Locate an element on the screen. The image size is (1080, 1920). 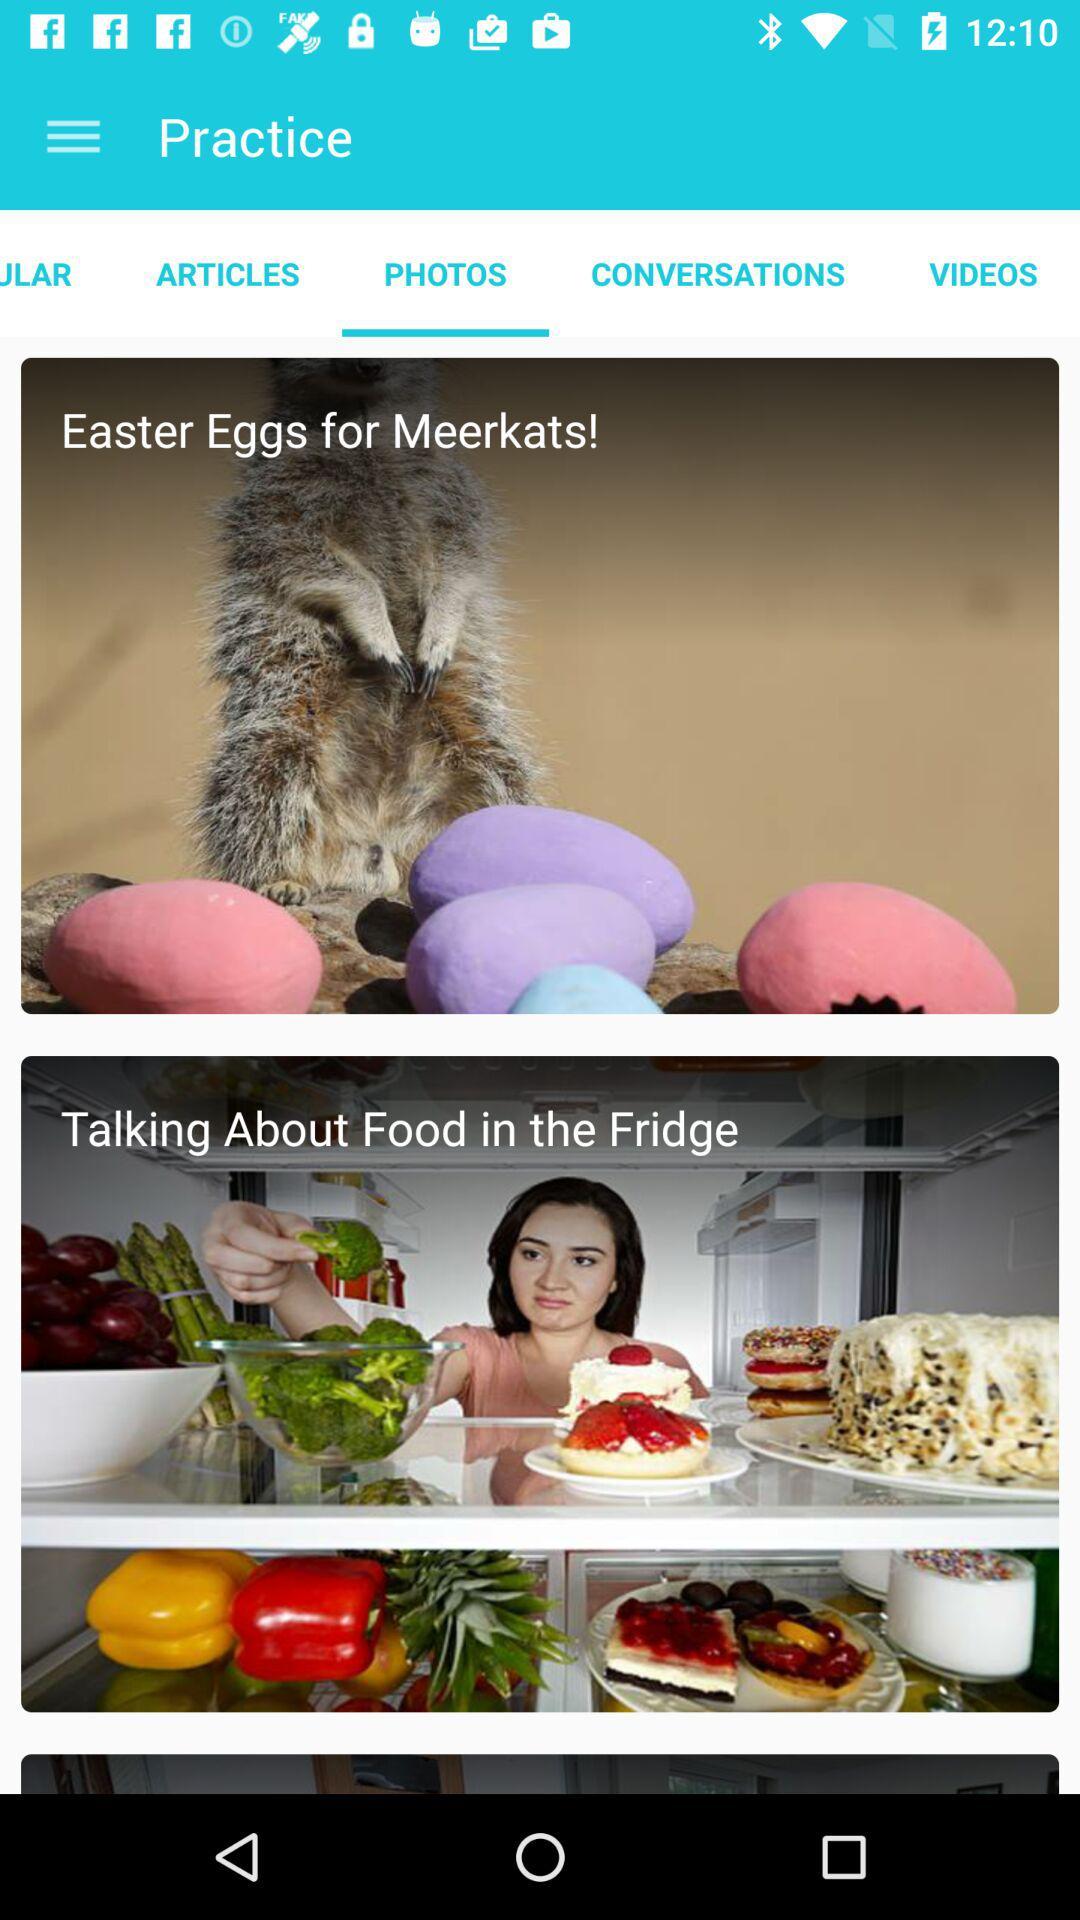
conversations item is located at coordinates (717, 272).